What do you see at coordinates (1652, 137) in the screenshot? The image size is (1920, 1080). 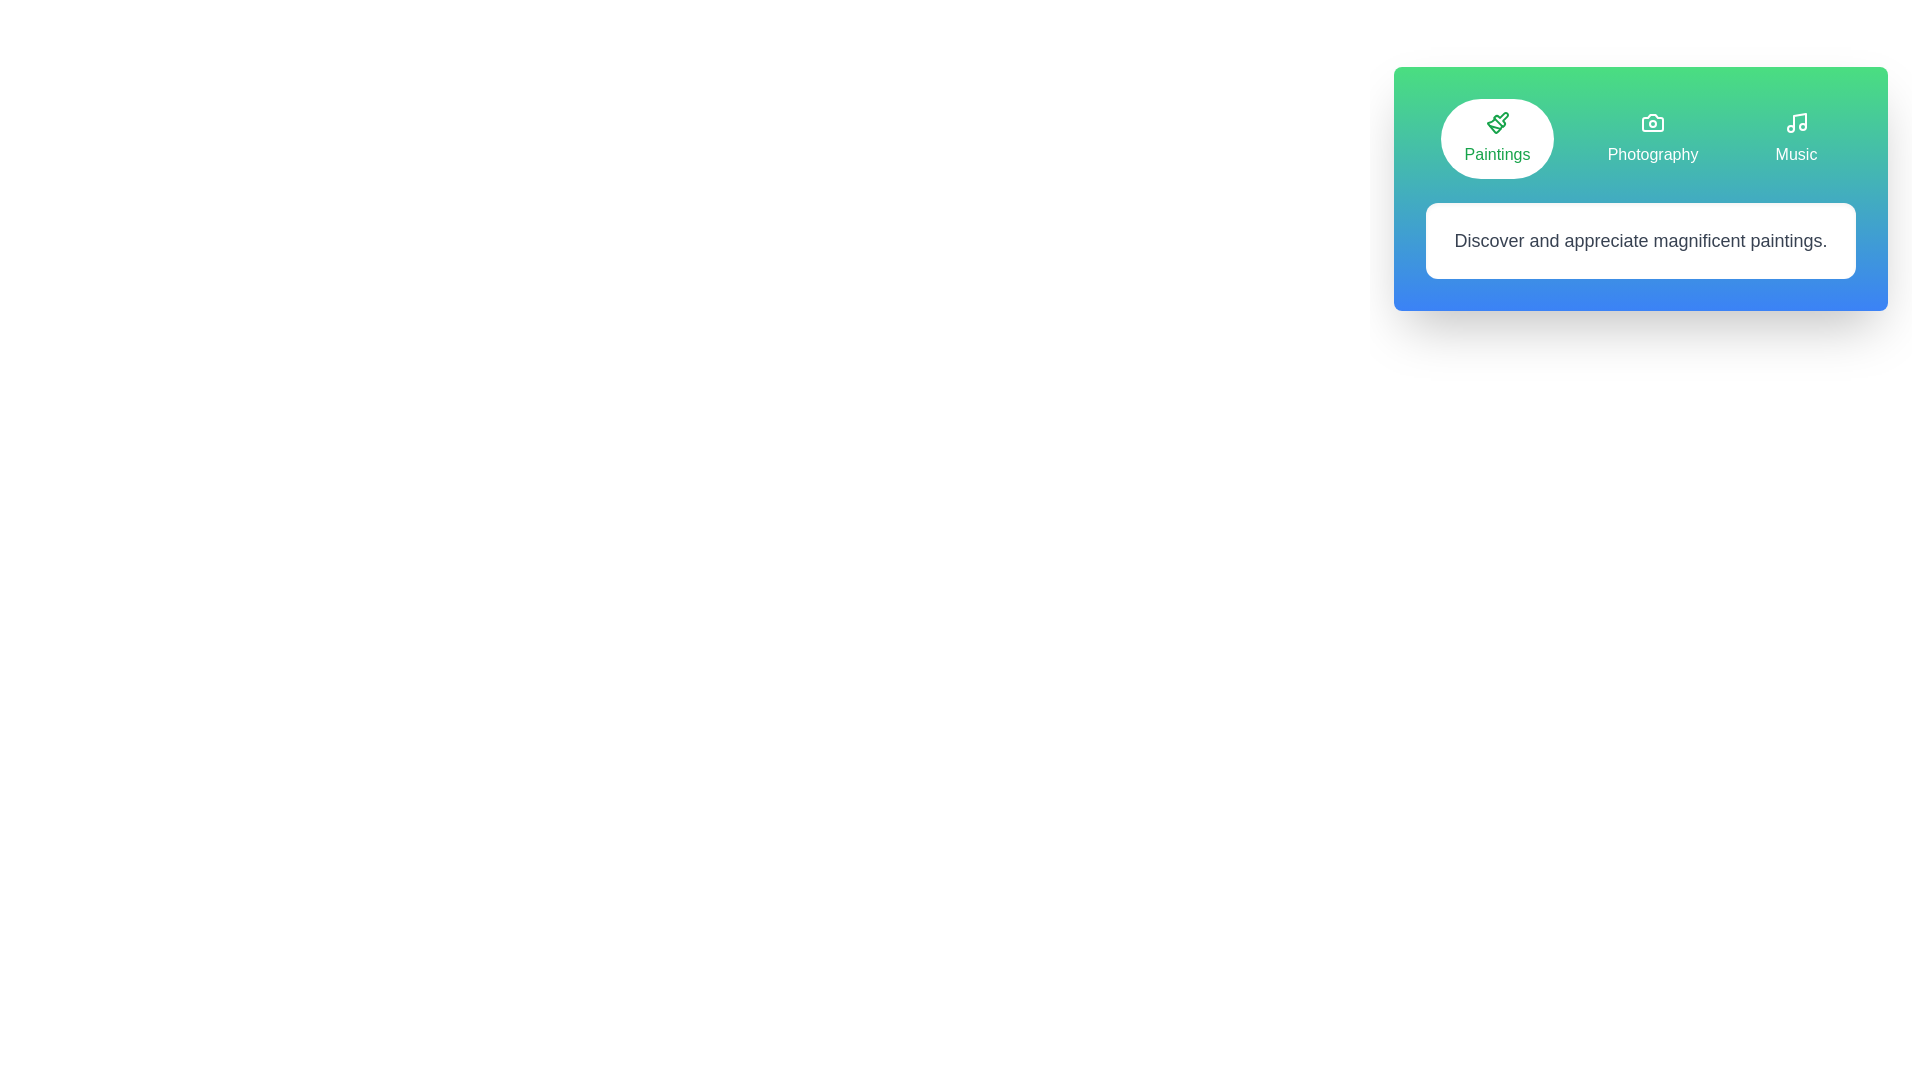 I see `the Photography tab to view its content` at bounding box center [1652, 137].